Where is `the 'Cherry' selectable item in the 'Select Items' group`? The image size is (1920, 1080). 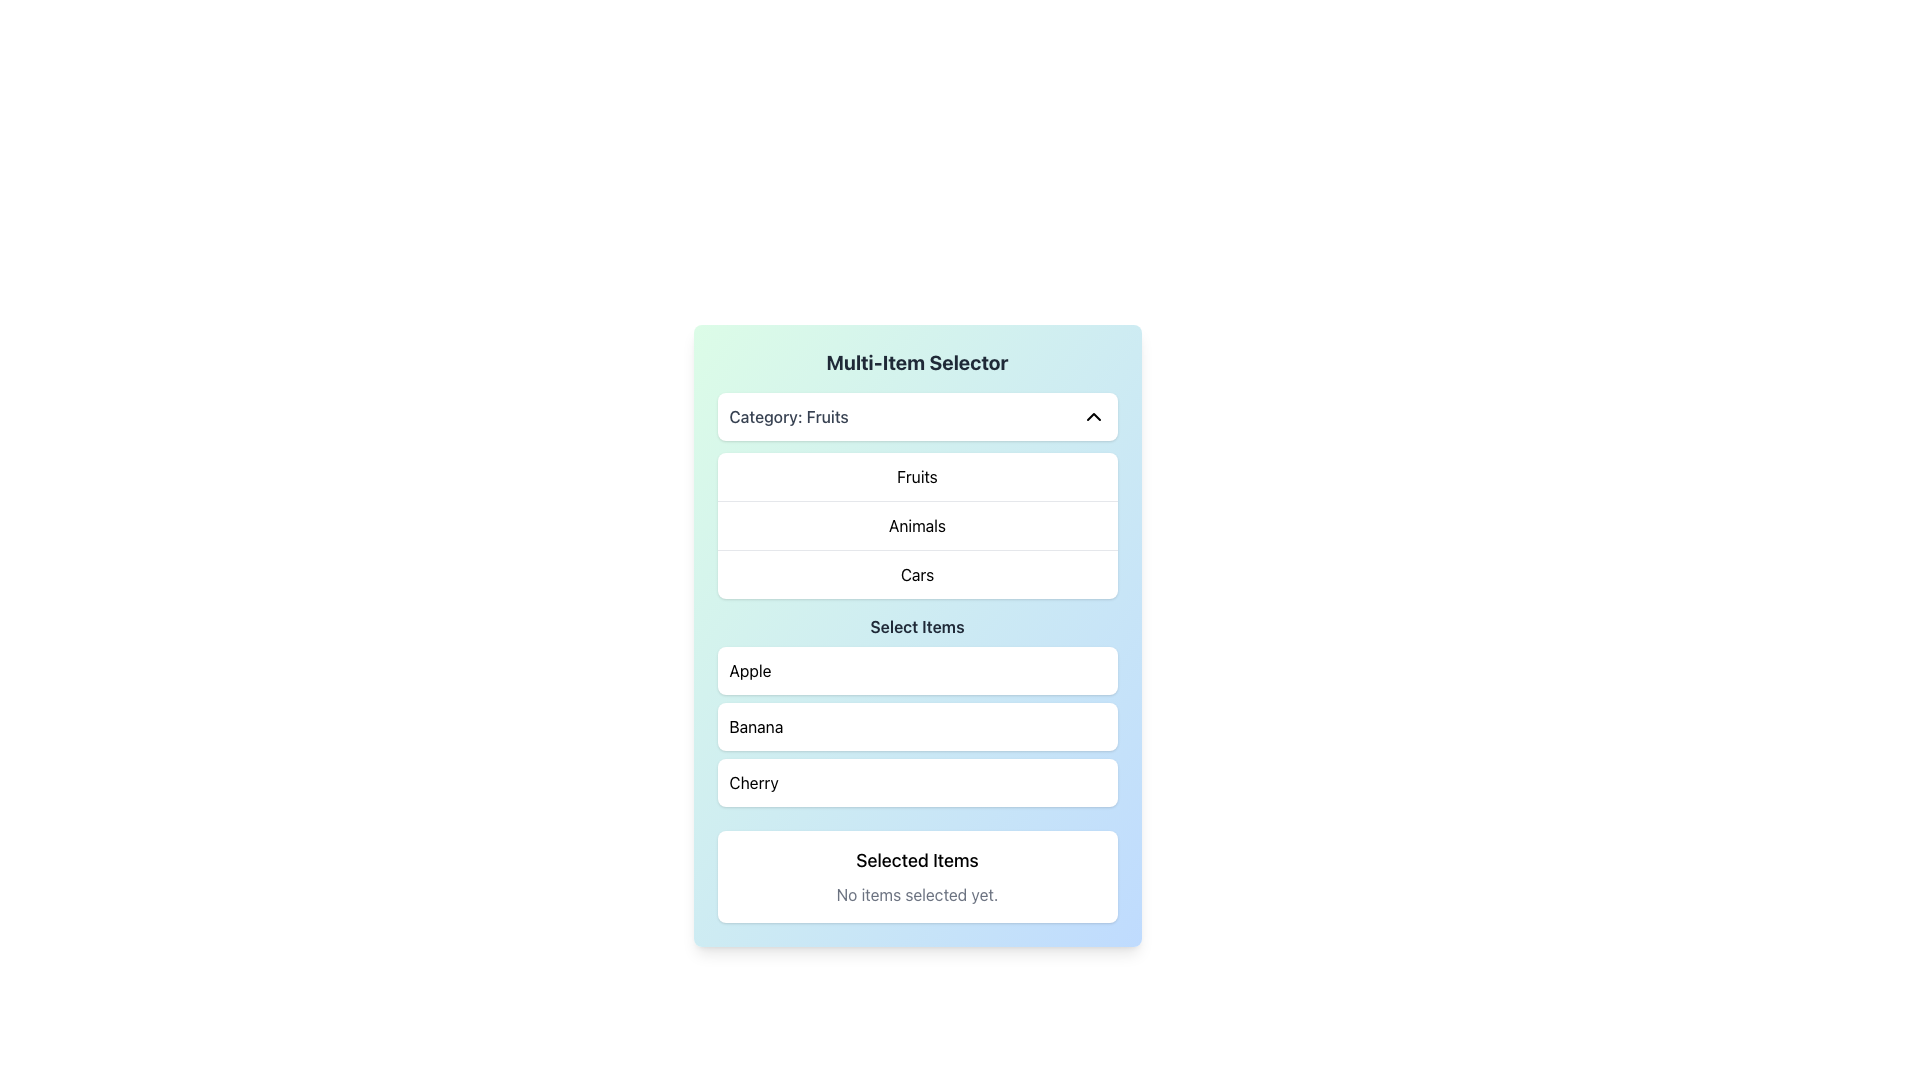 the 'Cherry' selectable item in the 'Select Items' group is located at coordinates (753, 782).